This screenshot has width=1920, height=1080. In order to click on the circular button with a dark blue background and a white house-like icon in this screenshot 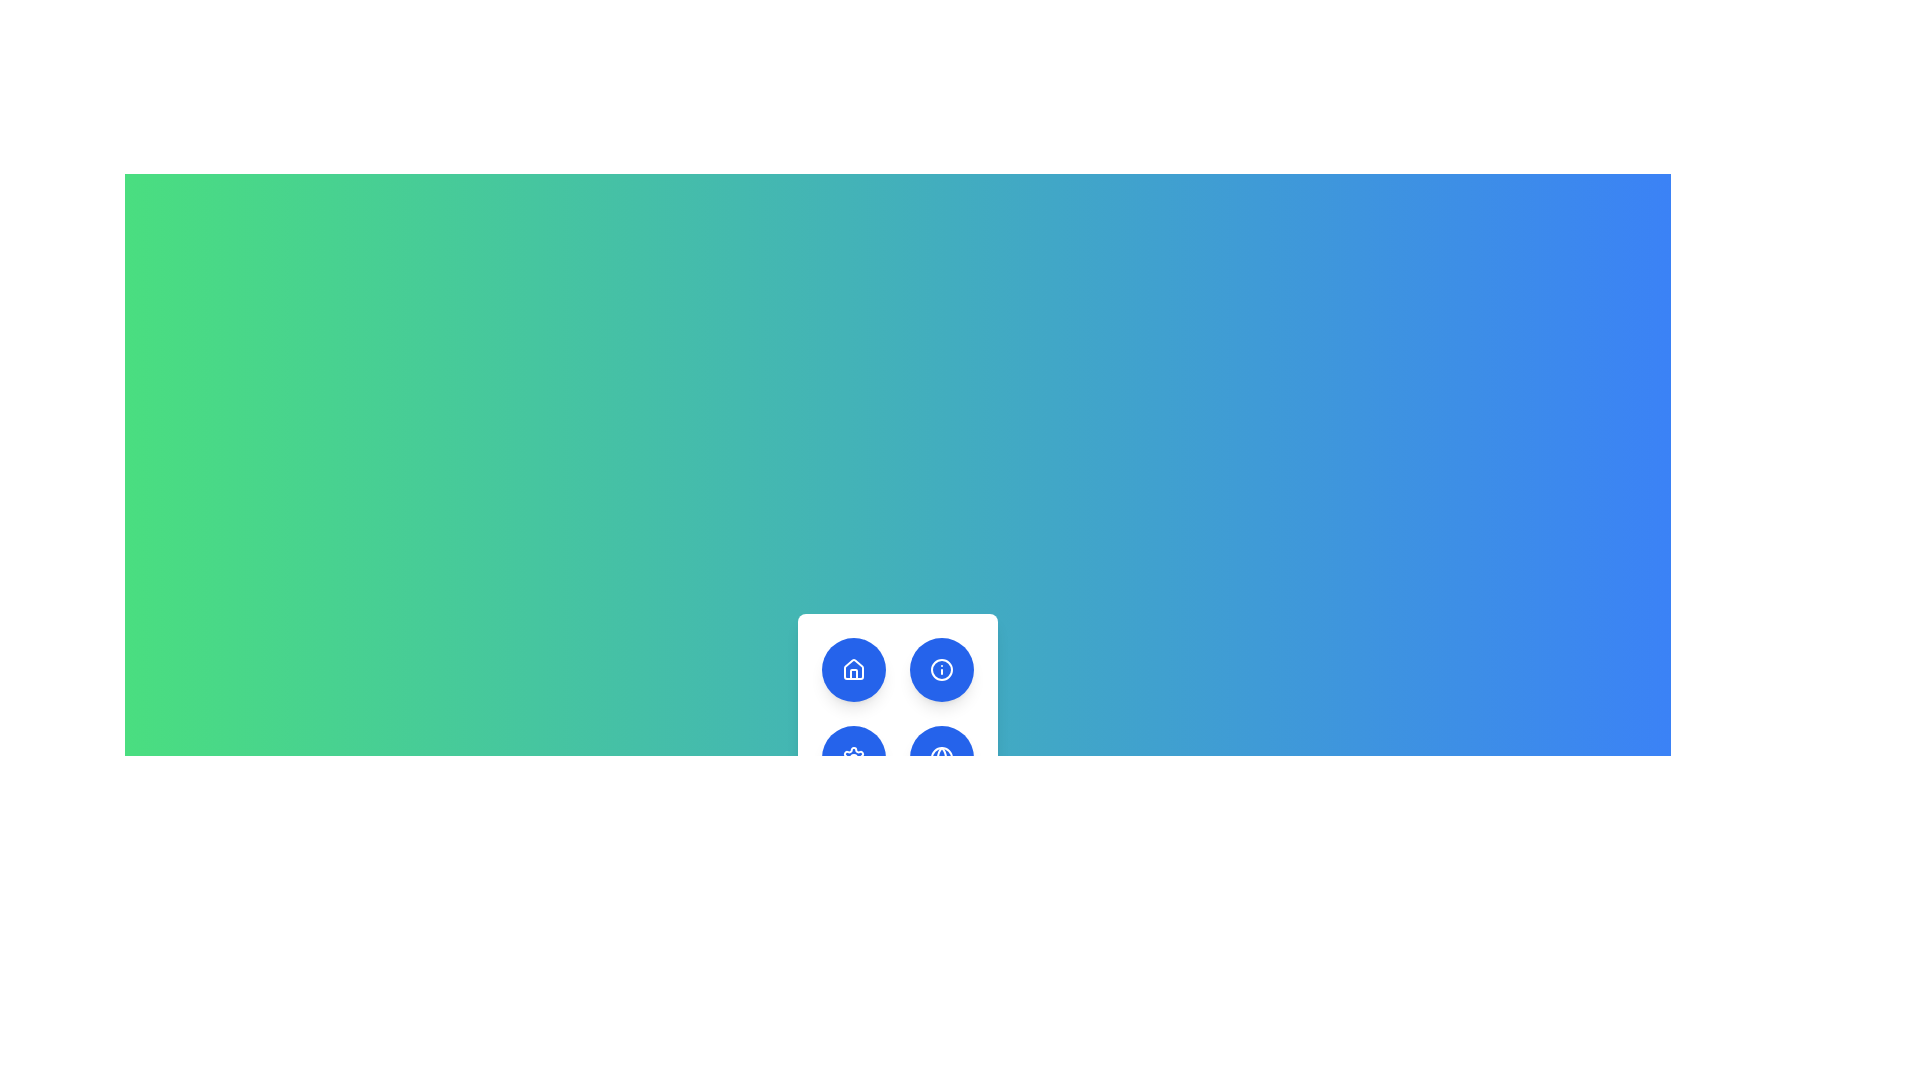, I will do `click(854, 670)`.